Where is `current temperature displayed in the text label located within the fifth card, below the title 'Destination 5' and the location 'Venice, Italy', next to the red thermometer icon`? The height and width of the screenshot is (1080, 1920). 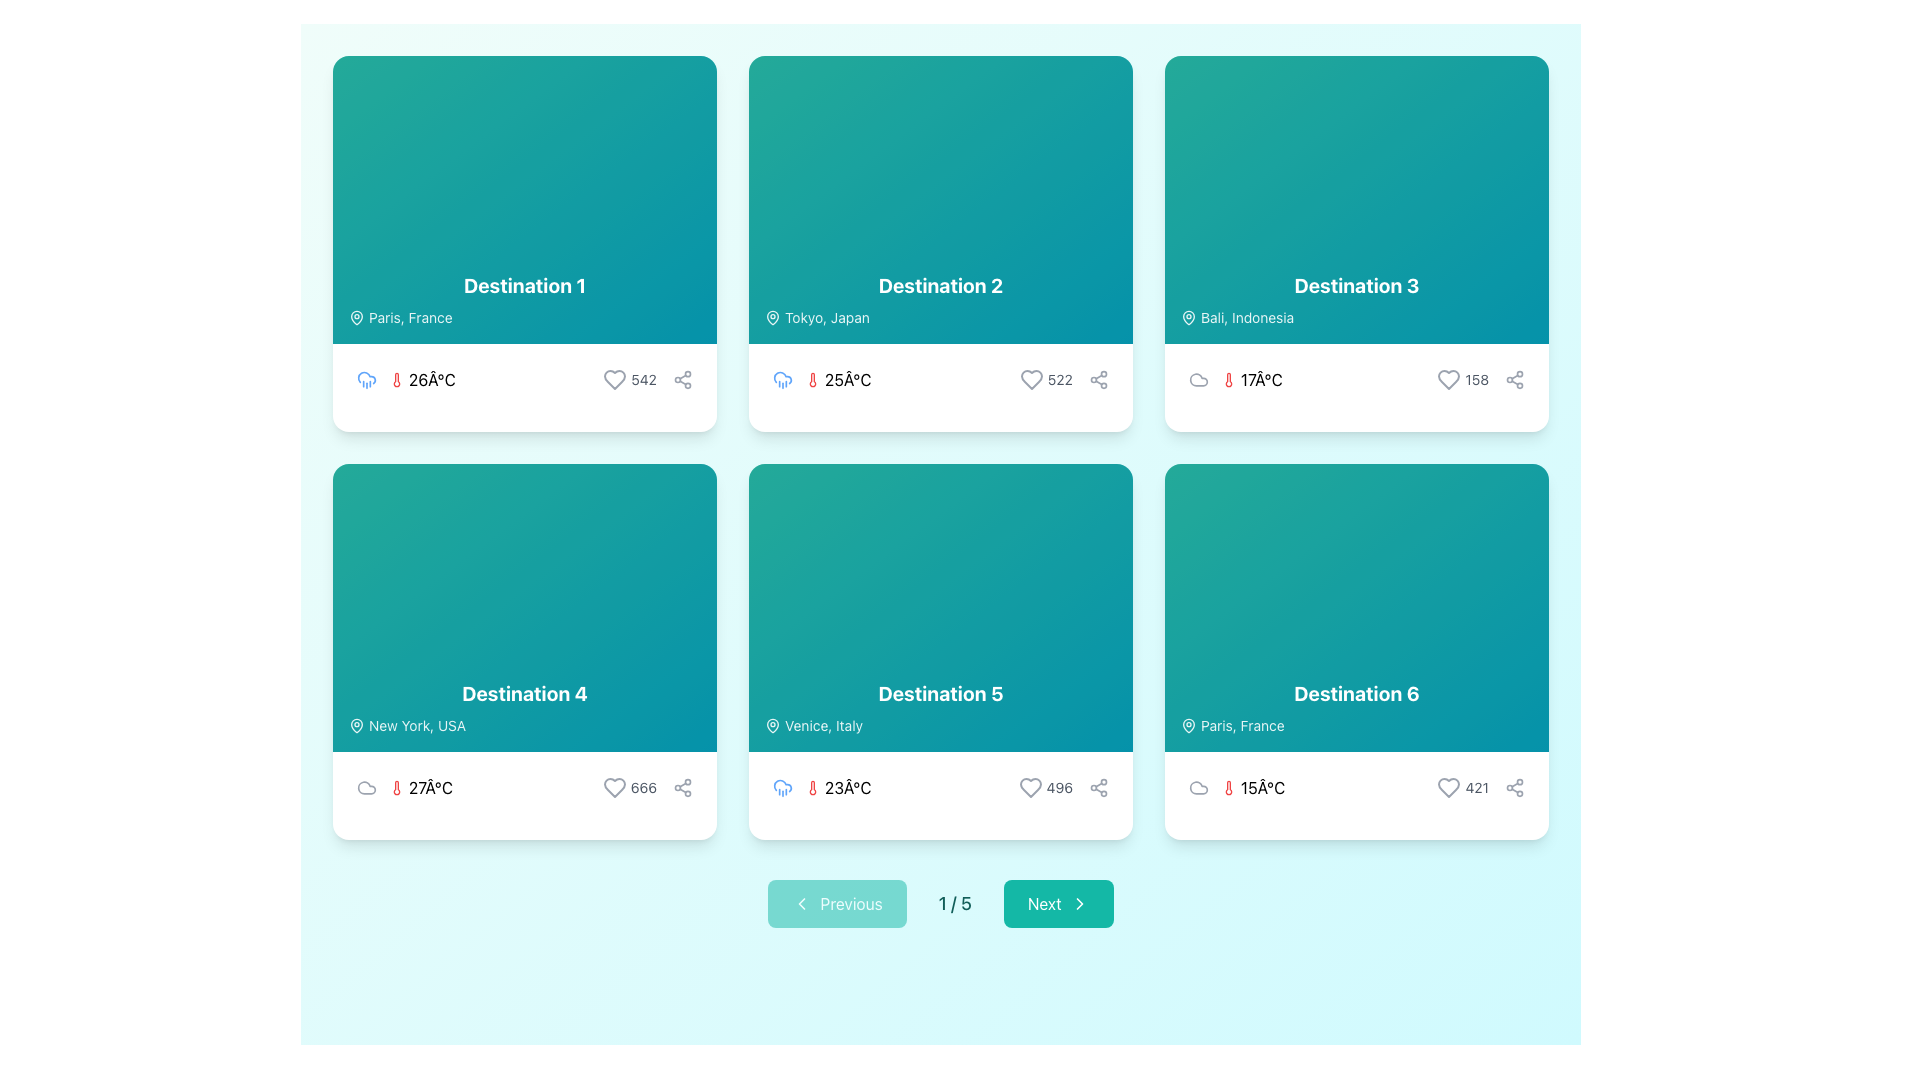 current temperature displayed in the text label located within the fifth card, below the title 'Destination 5' and the location 'Venice, Italy', next to the red thermometer icon is located at coordinates (848, 786).